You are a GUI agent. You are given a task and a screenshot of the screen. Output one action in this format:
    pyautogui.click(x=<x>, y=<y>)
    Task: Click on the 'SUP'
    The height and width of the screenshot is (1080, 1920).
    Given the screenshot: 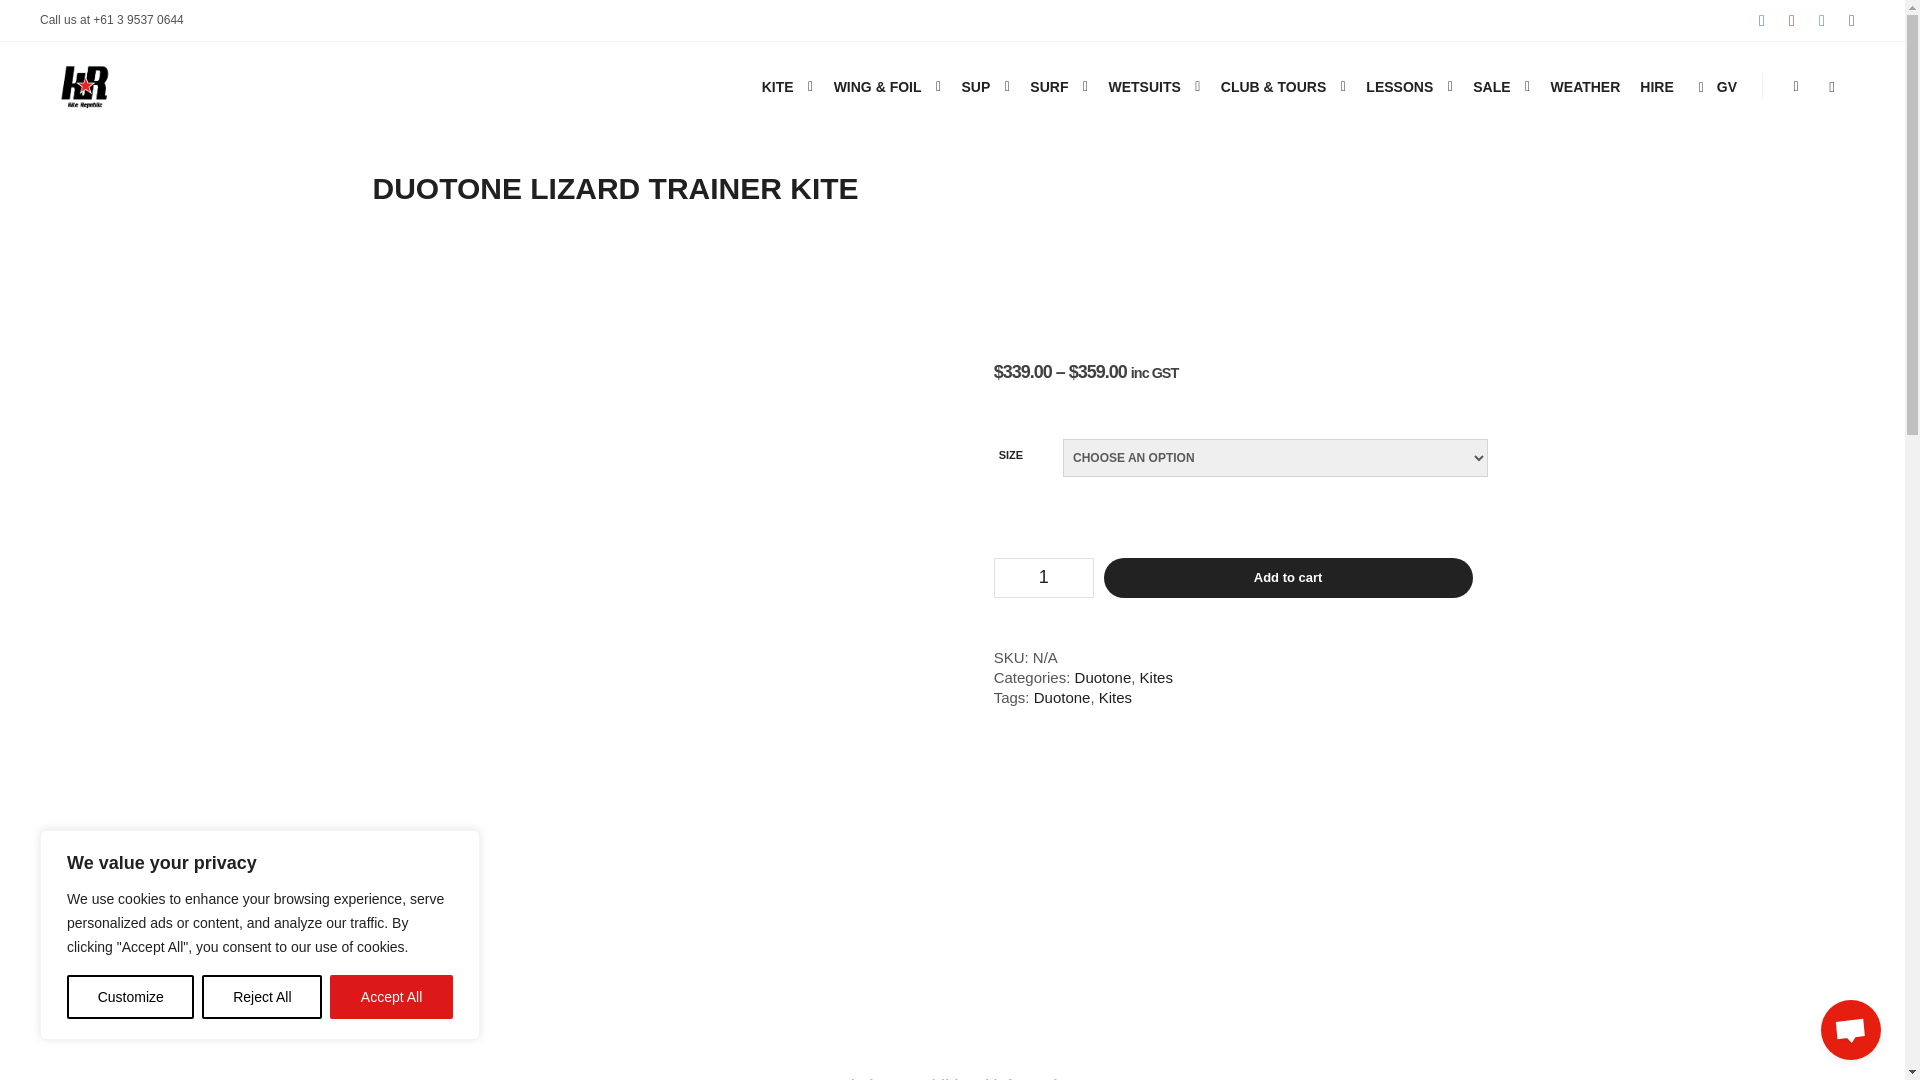 What is the action you would take?
    pyautogui.click(x=973, y=86)
    